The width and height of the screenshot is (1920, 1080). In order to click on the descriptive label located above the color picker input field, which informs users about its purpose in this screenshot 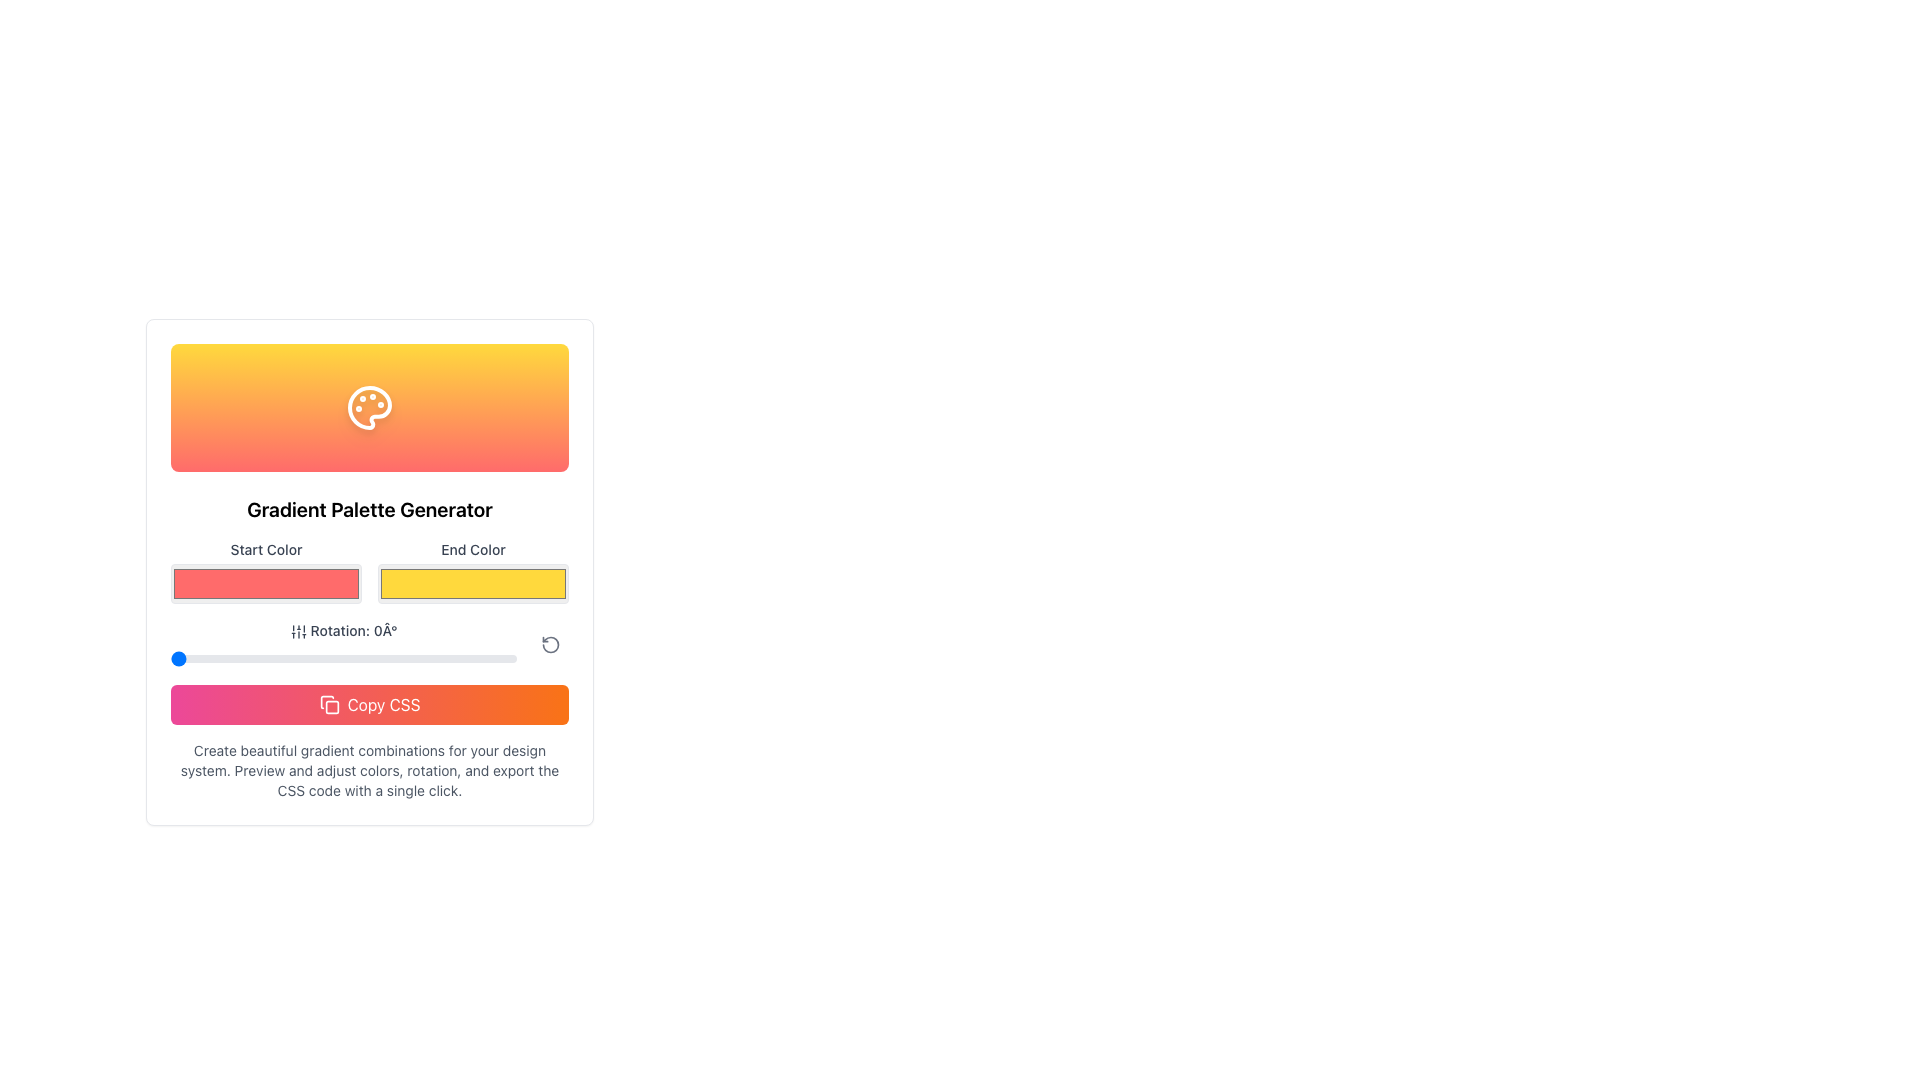, I will do `click(472, 550)`.